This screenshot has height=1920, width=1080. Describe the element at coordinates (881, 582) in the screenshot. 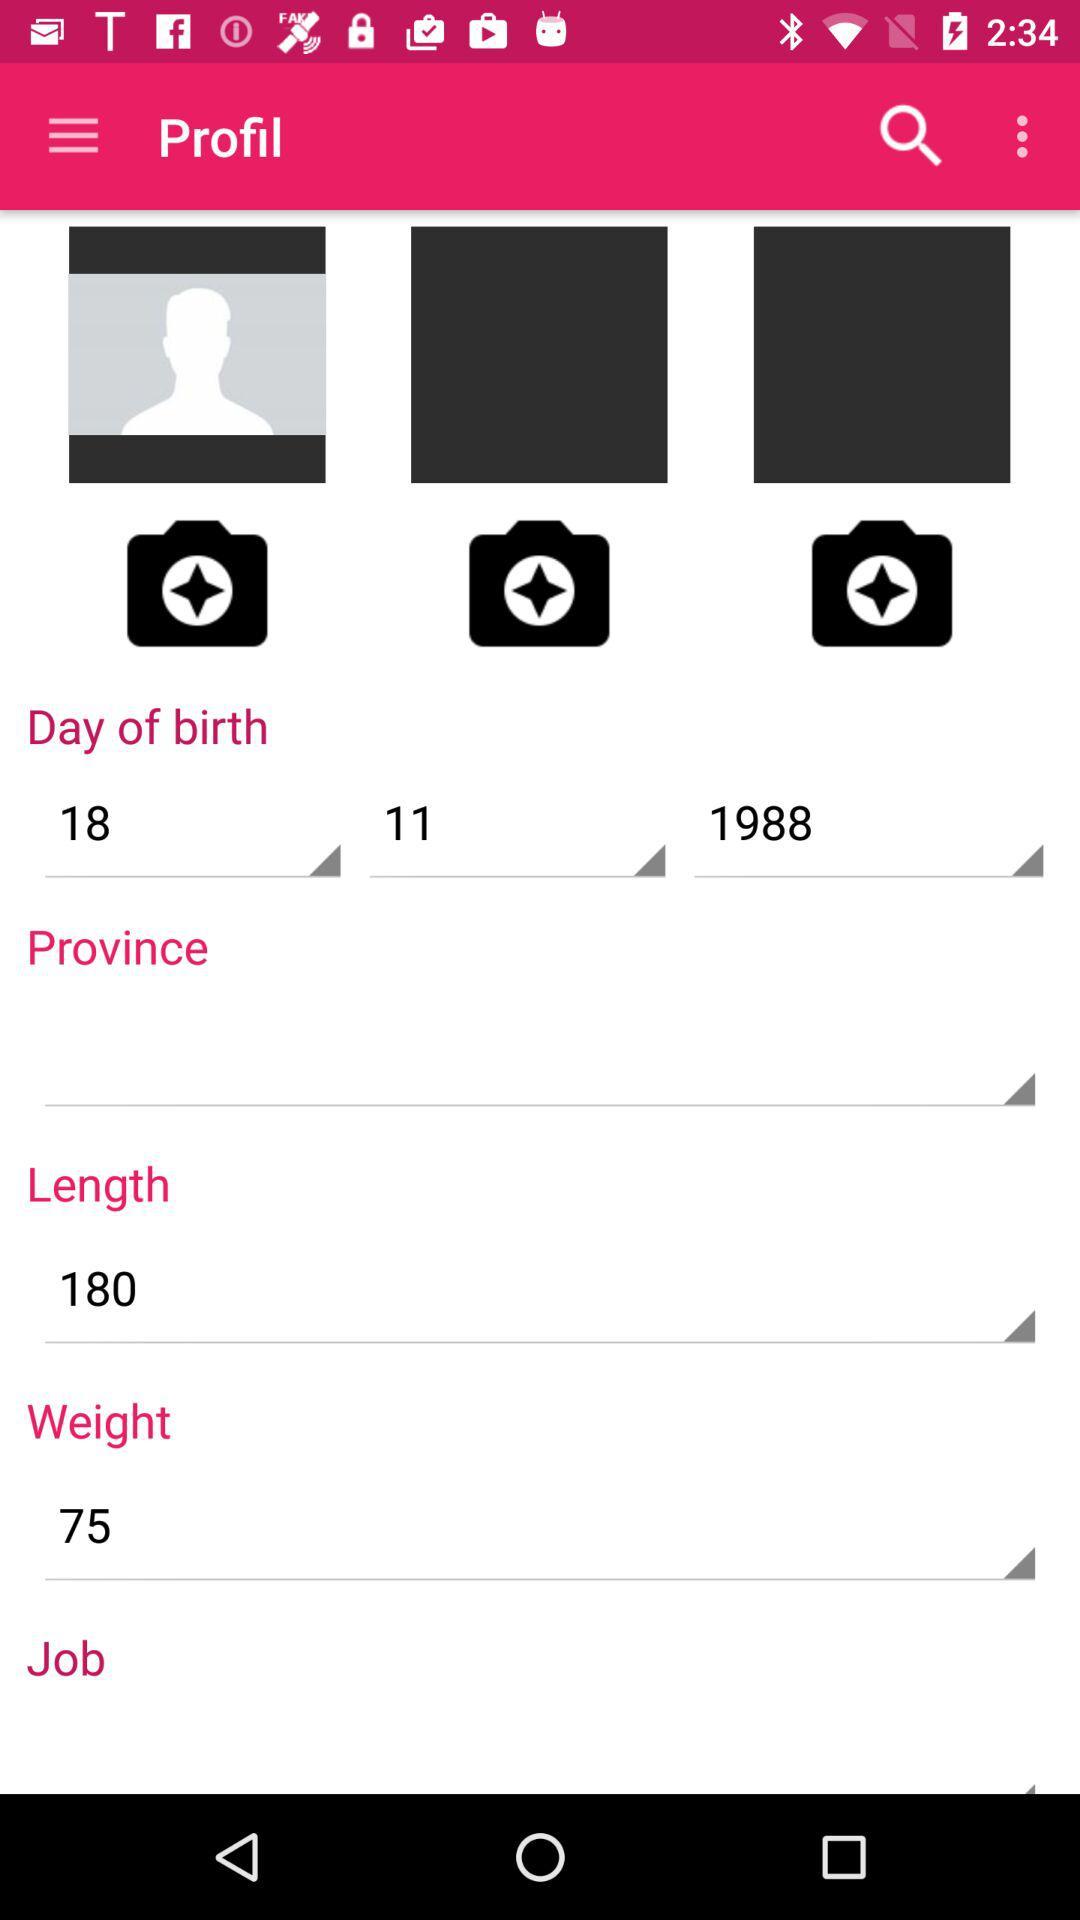

I see `snap image` at that location.